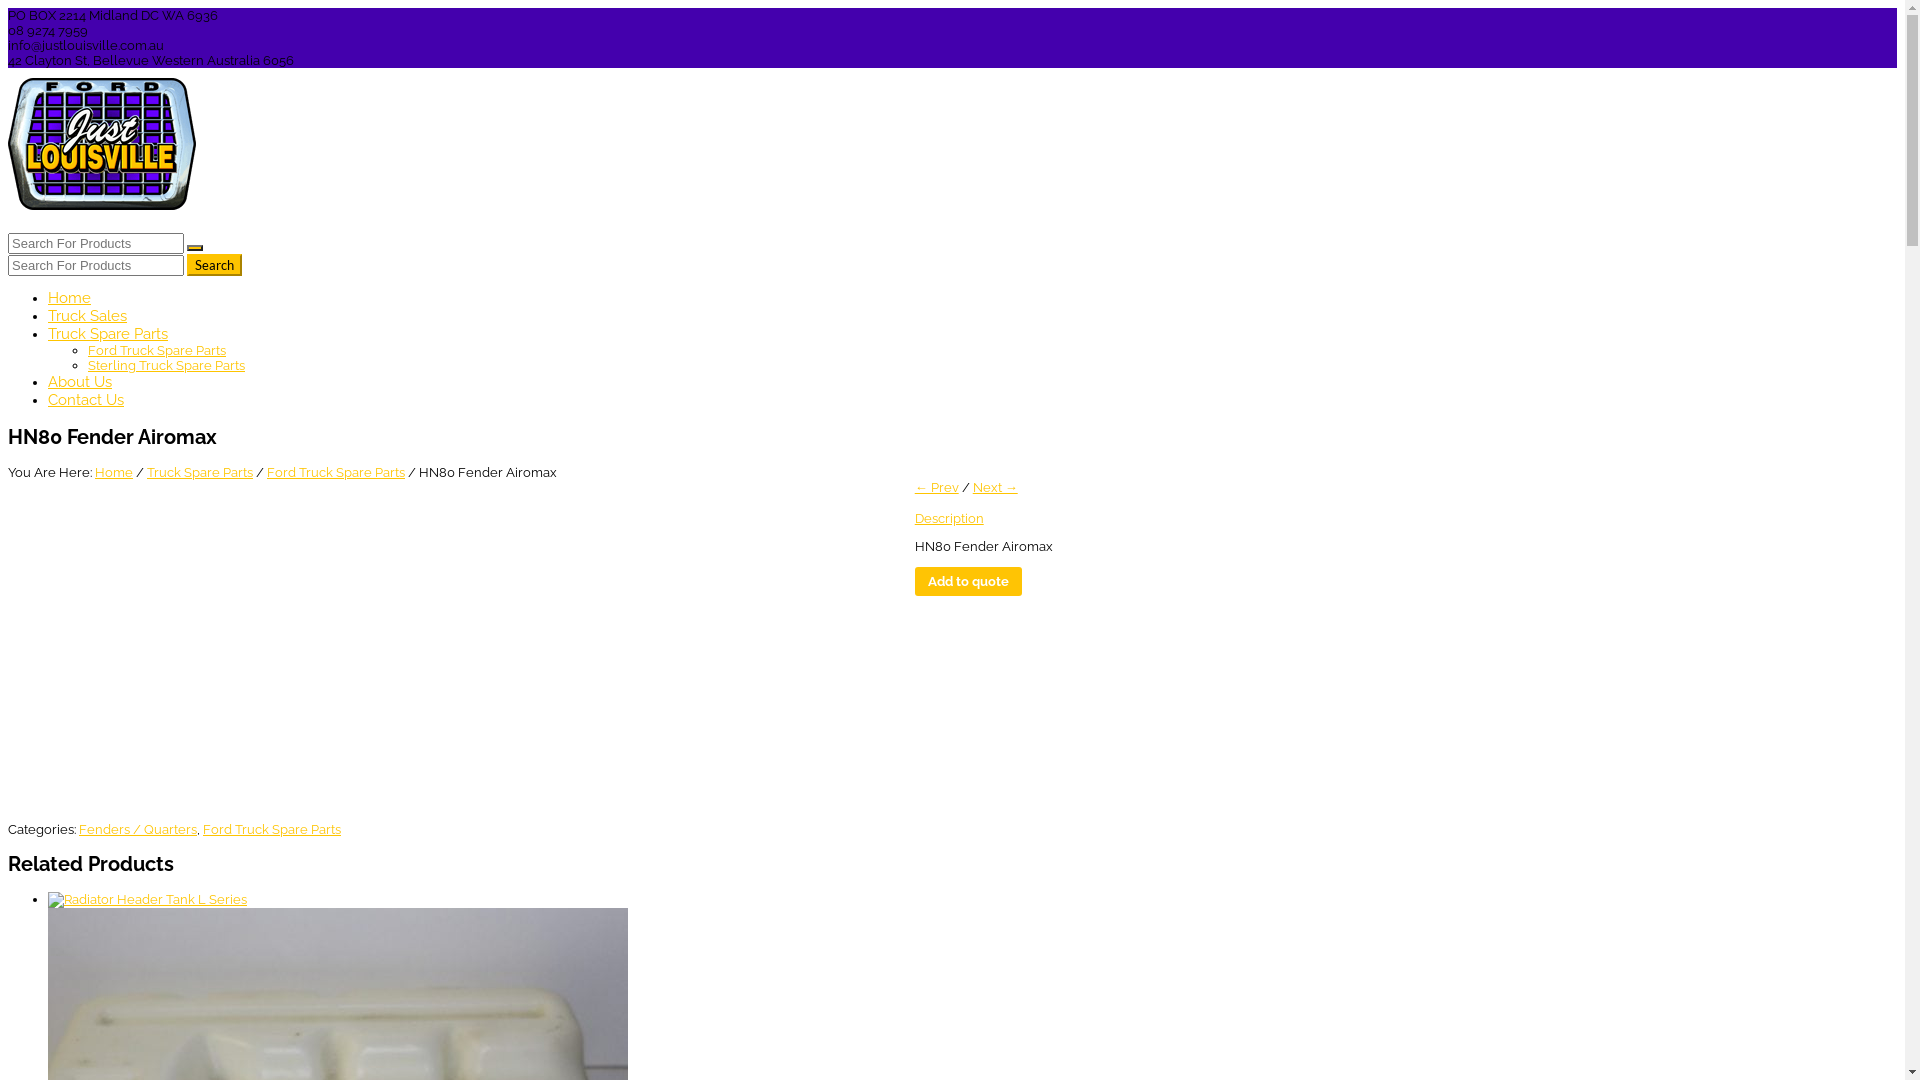 This screenshot has height=1080, width=1920. What do you see at coordinates (106, 333) in the screenshot?
I see `'Truck Spare Parts'` at bounding box center [106, 333].